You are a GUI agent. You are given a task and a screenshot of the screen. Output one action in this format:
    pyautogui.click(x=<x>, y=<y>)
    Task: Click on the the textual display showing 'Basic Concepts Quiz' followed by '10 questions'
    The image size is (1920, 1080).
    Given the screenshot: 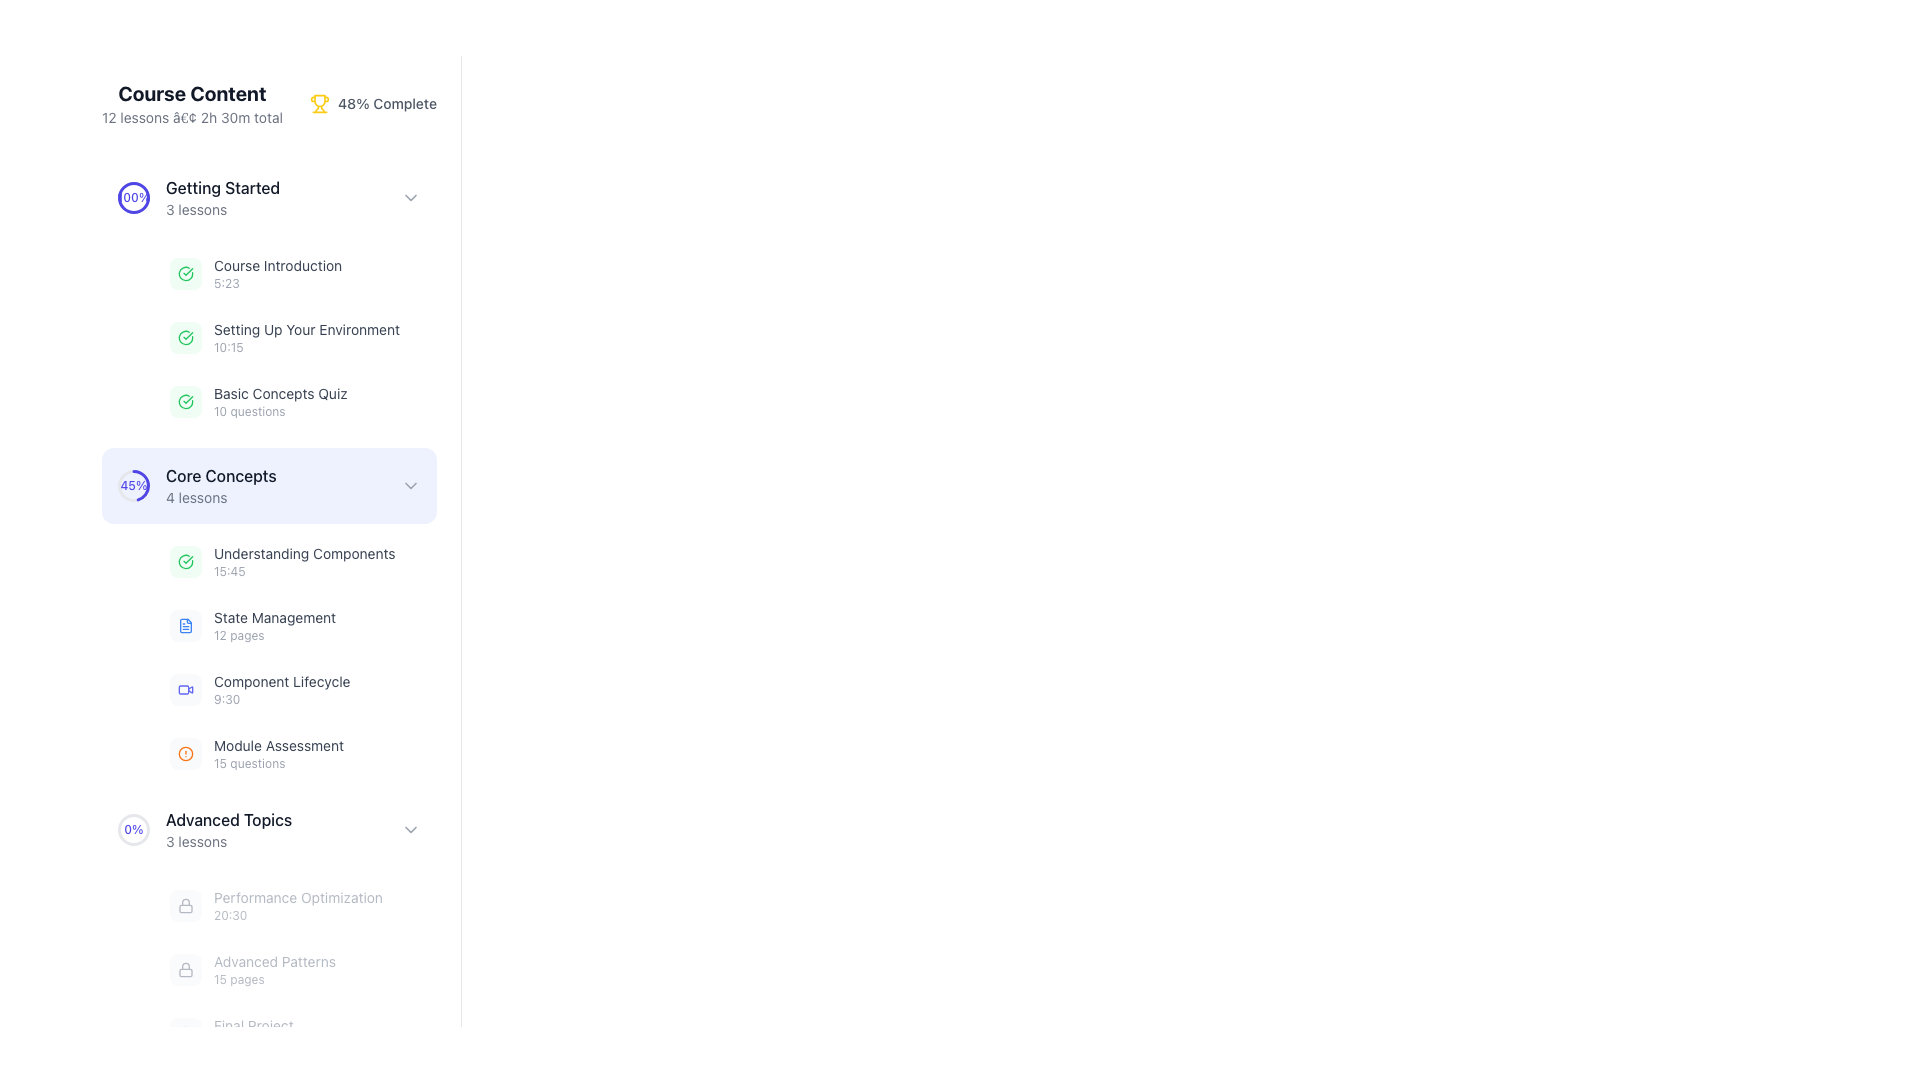 What is the action you would take?
    pyautogui.click(x=279, y=401)
    